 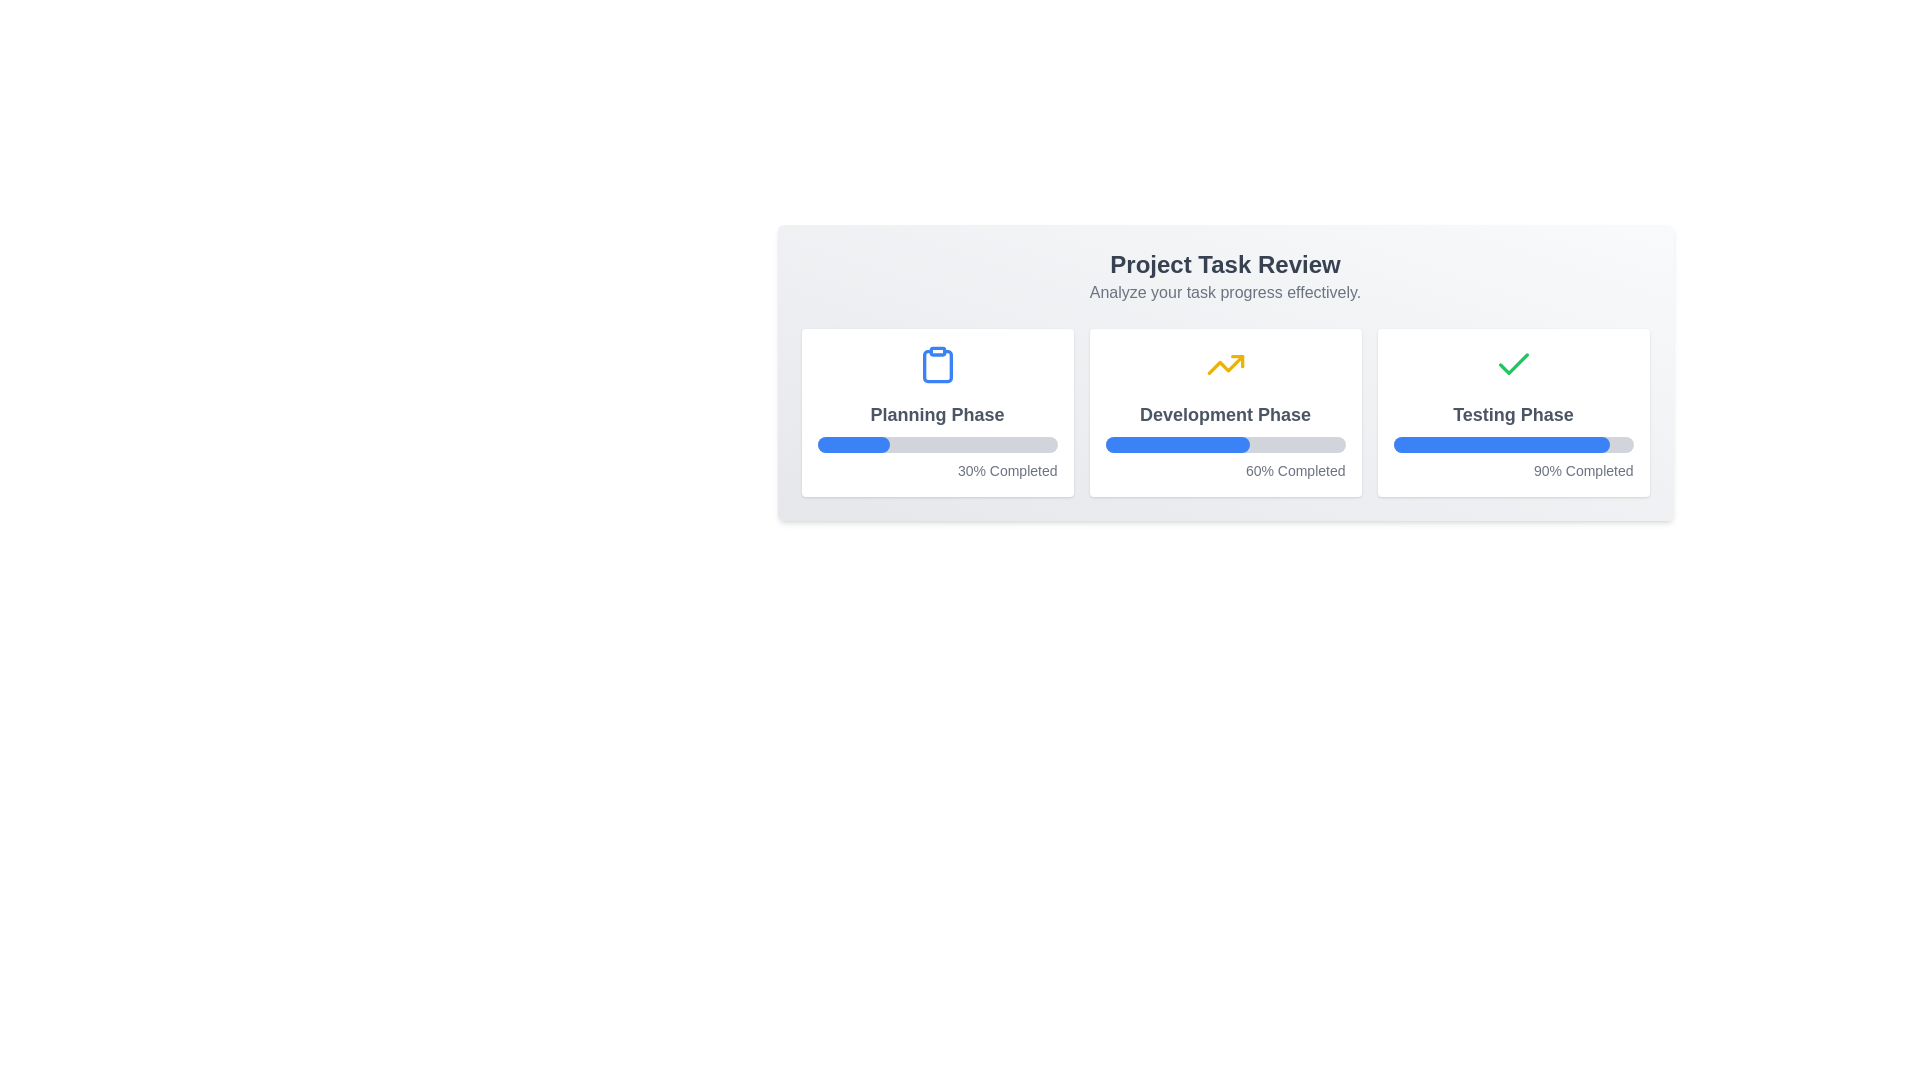 I want to click on the decorative icon representing documentation or planning located above the 'Planning Phase' text and the '30% Completed' progress bar, so click(x=936, y=365).